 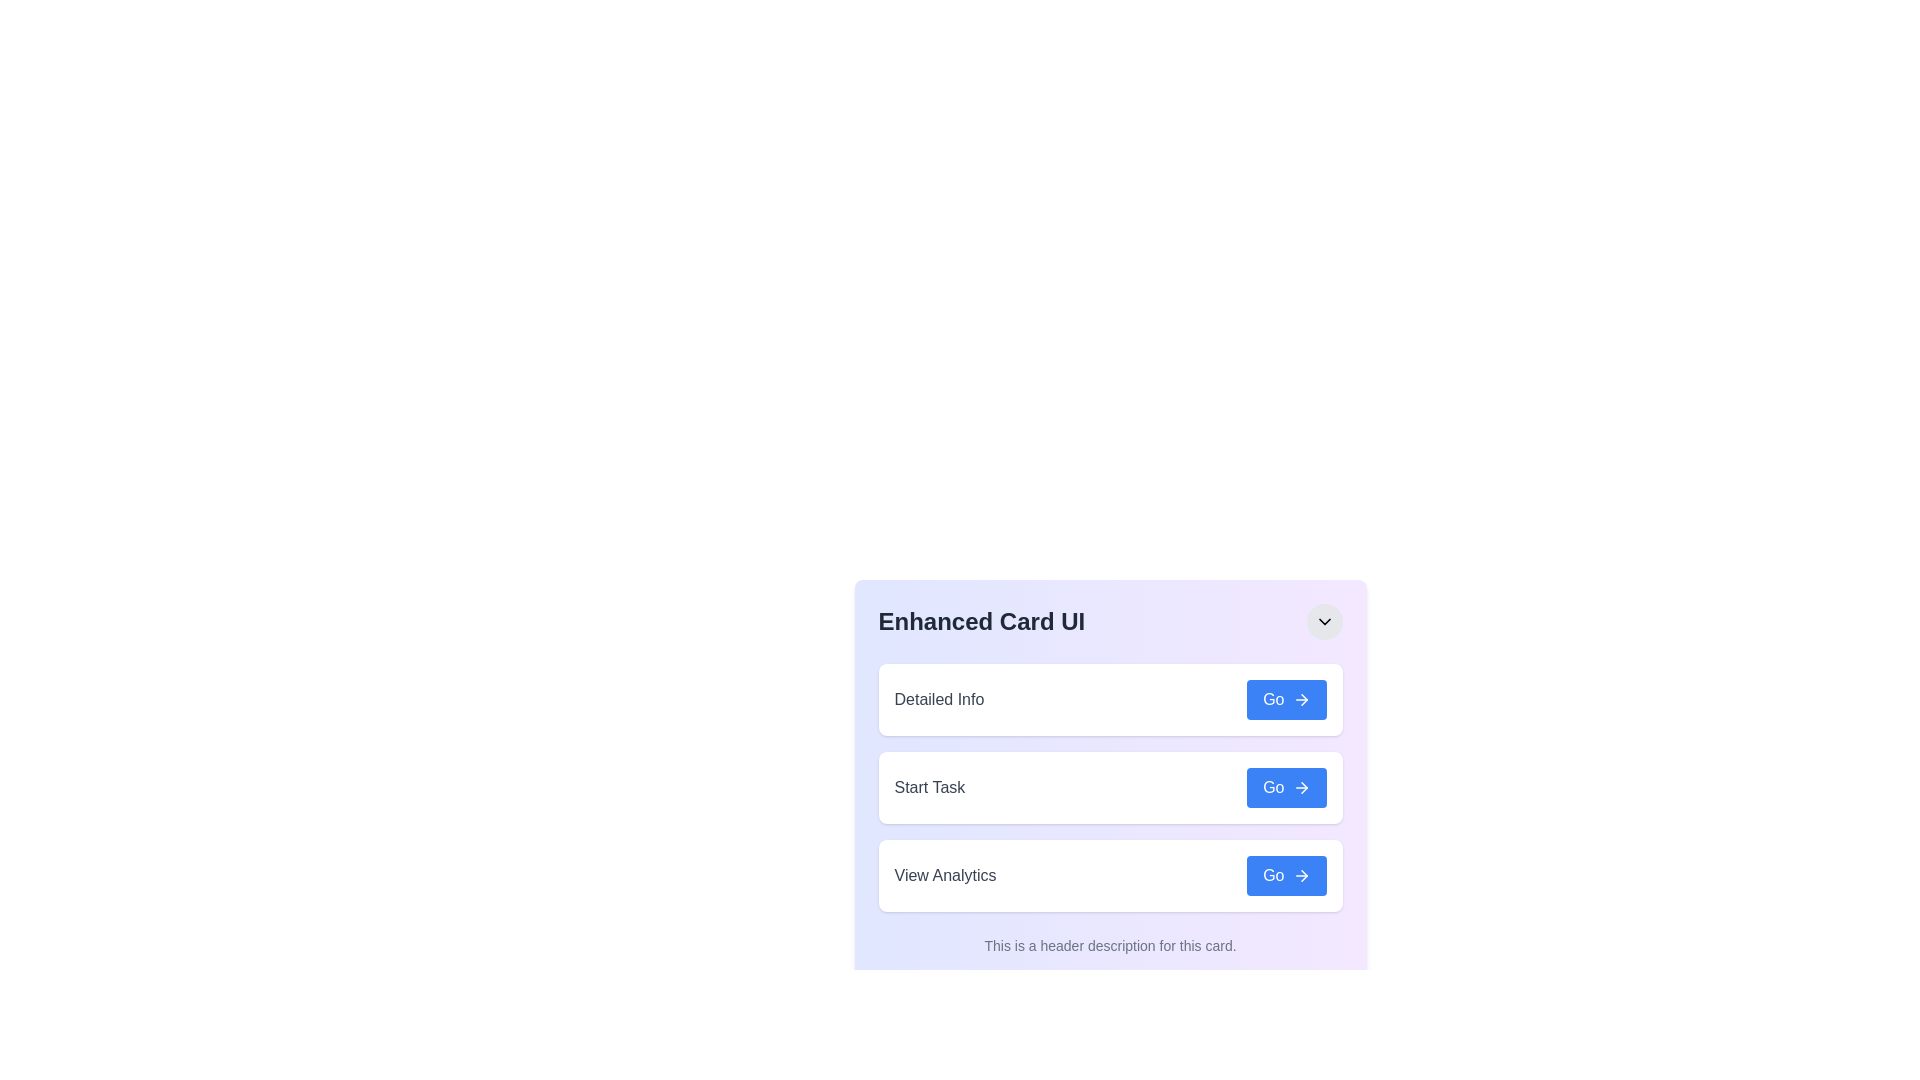 I want to click on the rightward chevron arrow icon next to the 'Go' button, which has a blue background and white text, located in the middle row of the interface, so click(x=1301, y=786).